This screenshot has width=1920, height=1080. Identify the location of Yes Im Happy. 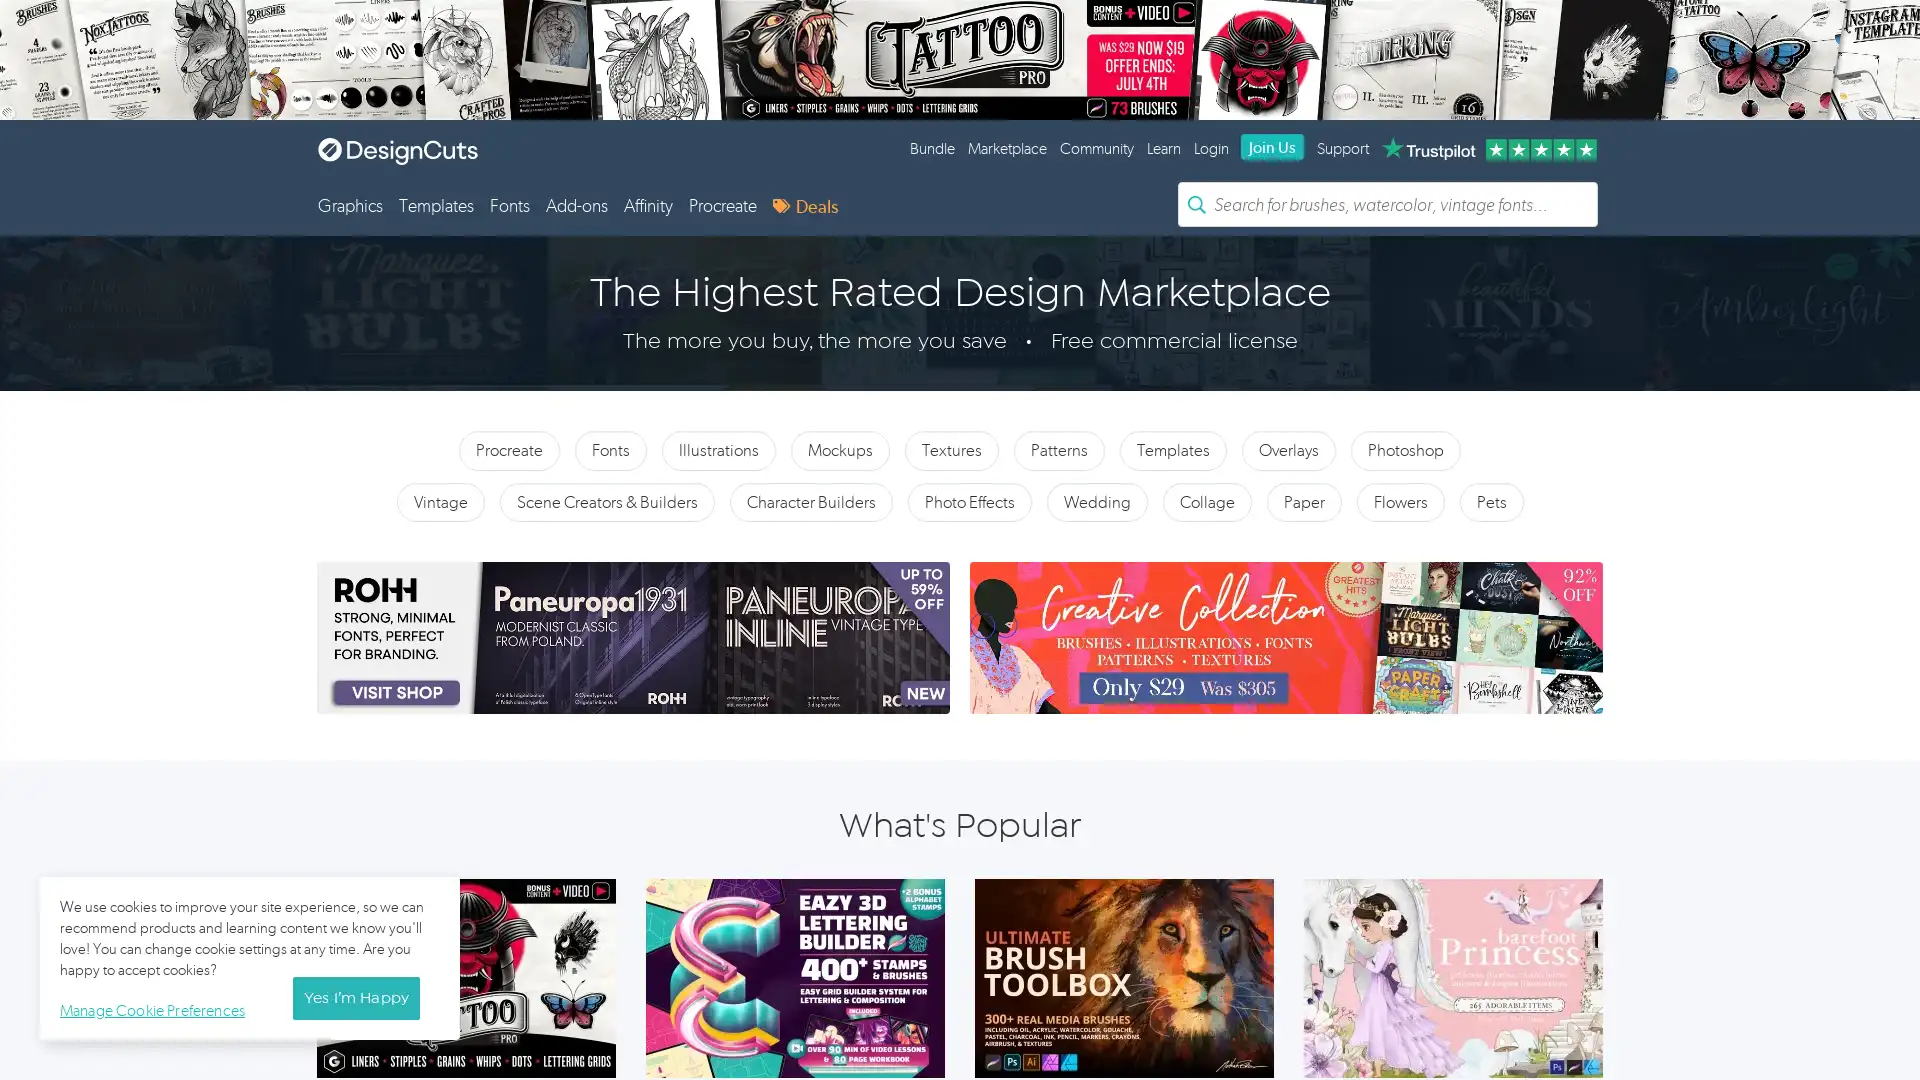
(355, 998).